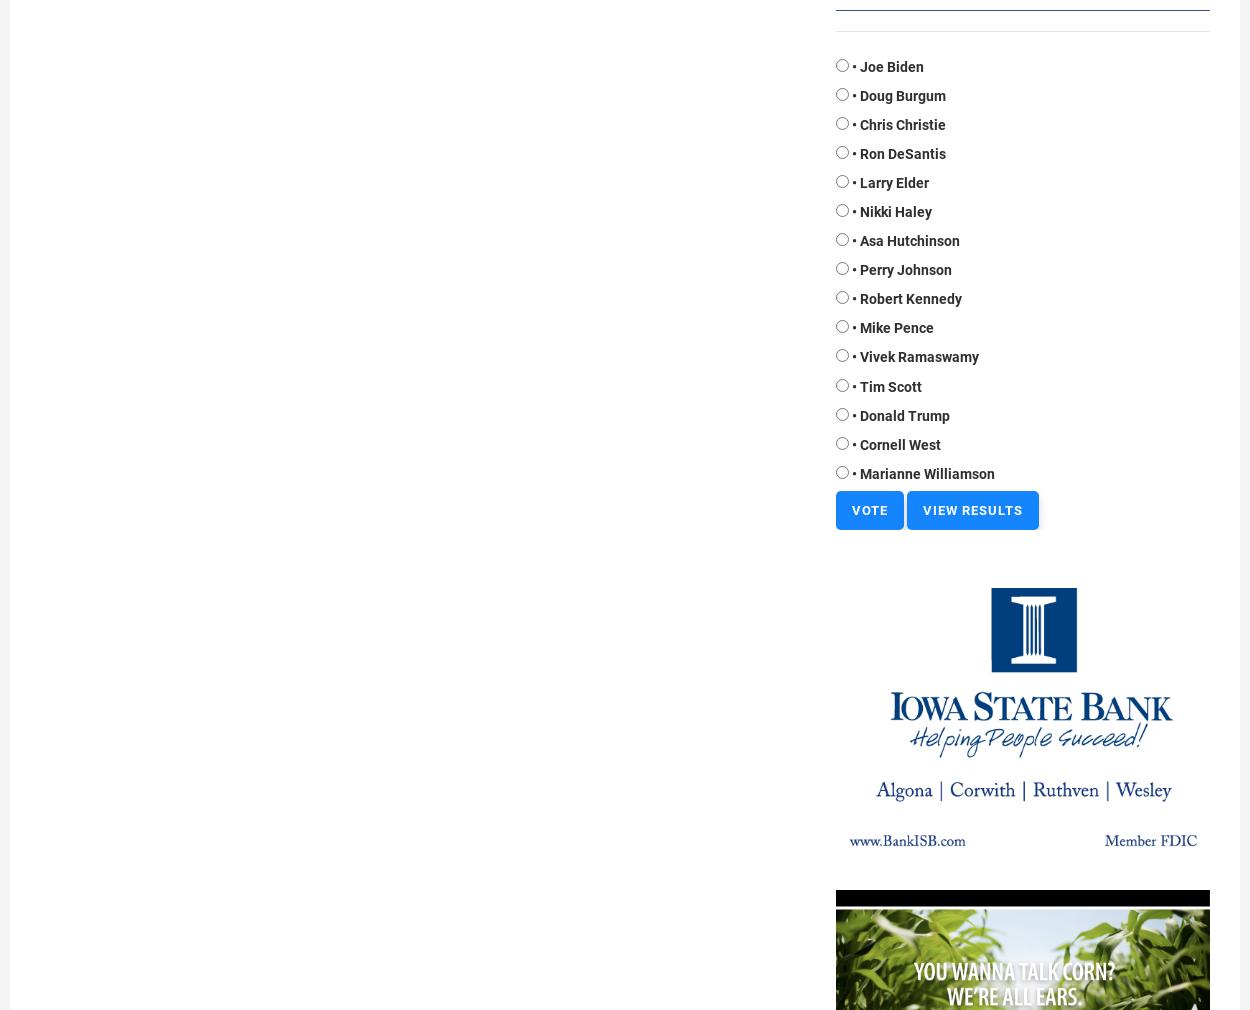 The width and height of the screenshot is (1250, 1010). I want to click on '• Robert Kennedy', so click(907, 298).